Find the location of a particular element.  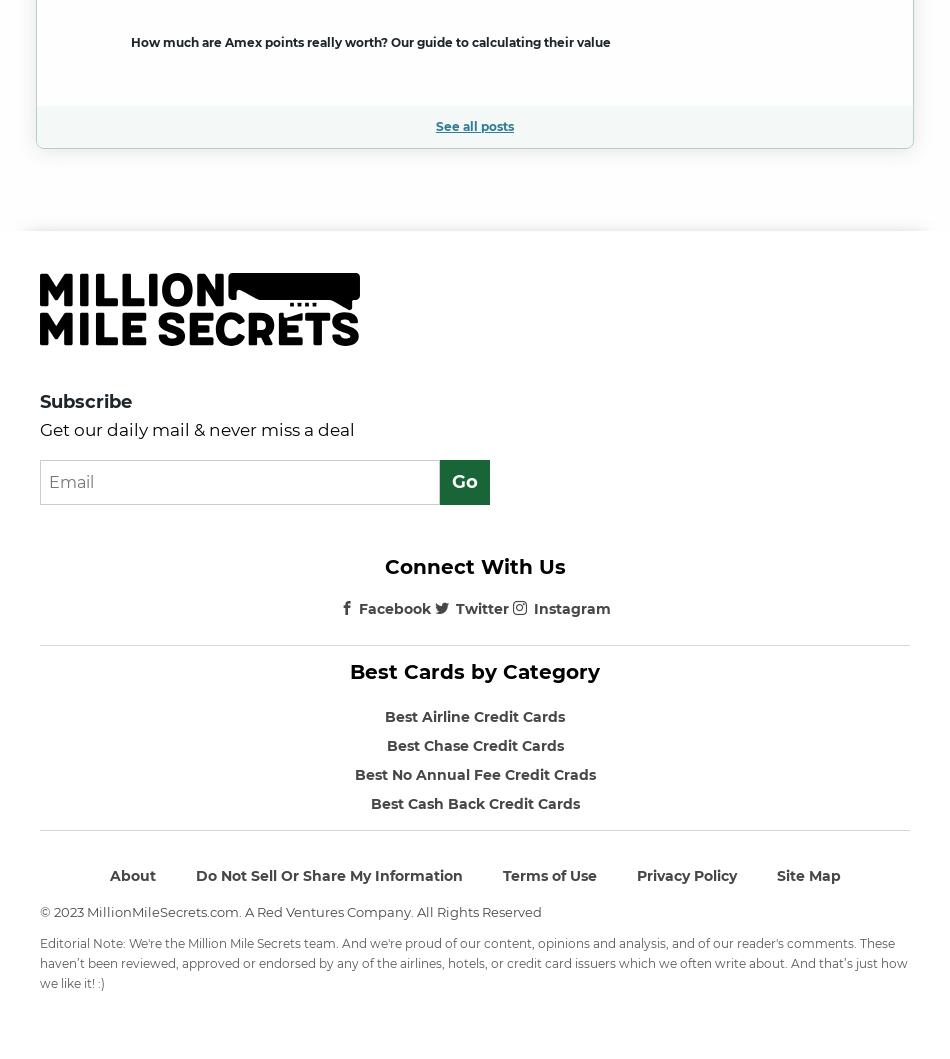

'Terms of Use' is located at coordinates (549, 875).